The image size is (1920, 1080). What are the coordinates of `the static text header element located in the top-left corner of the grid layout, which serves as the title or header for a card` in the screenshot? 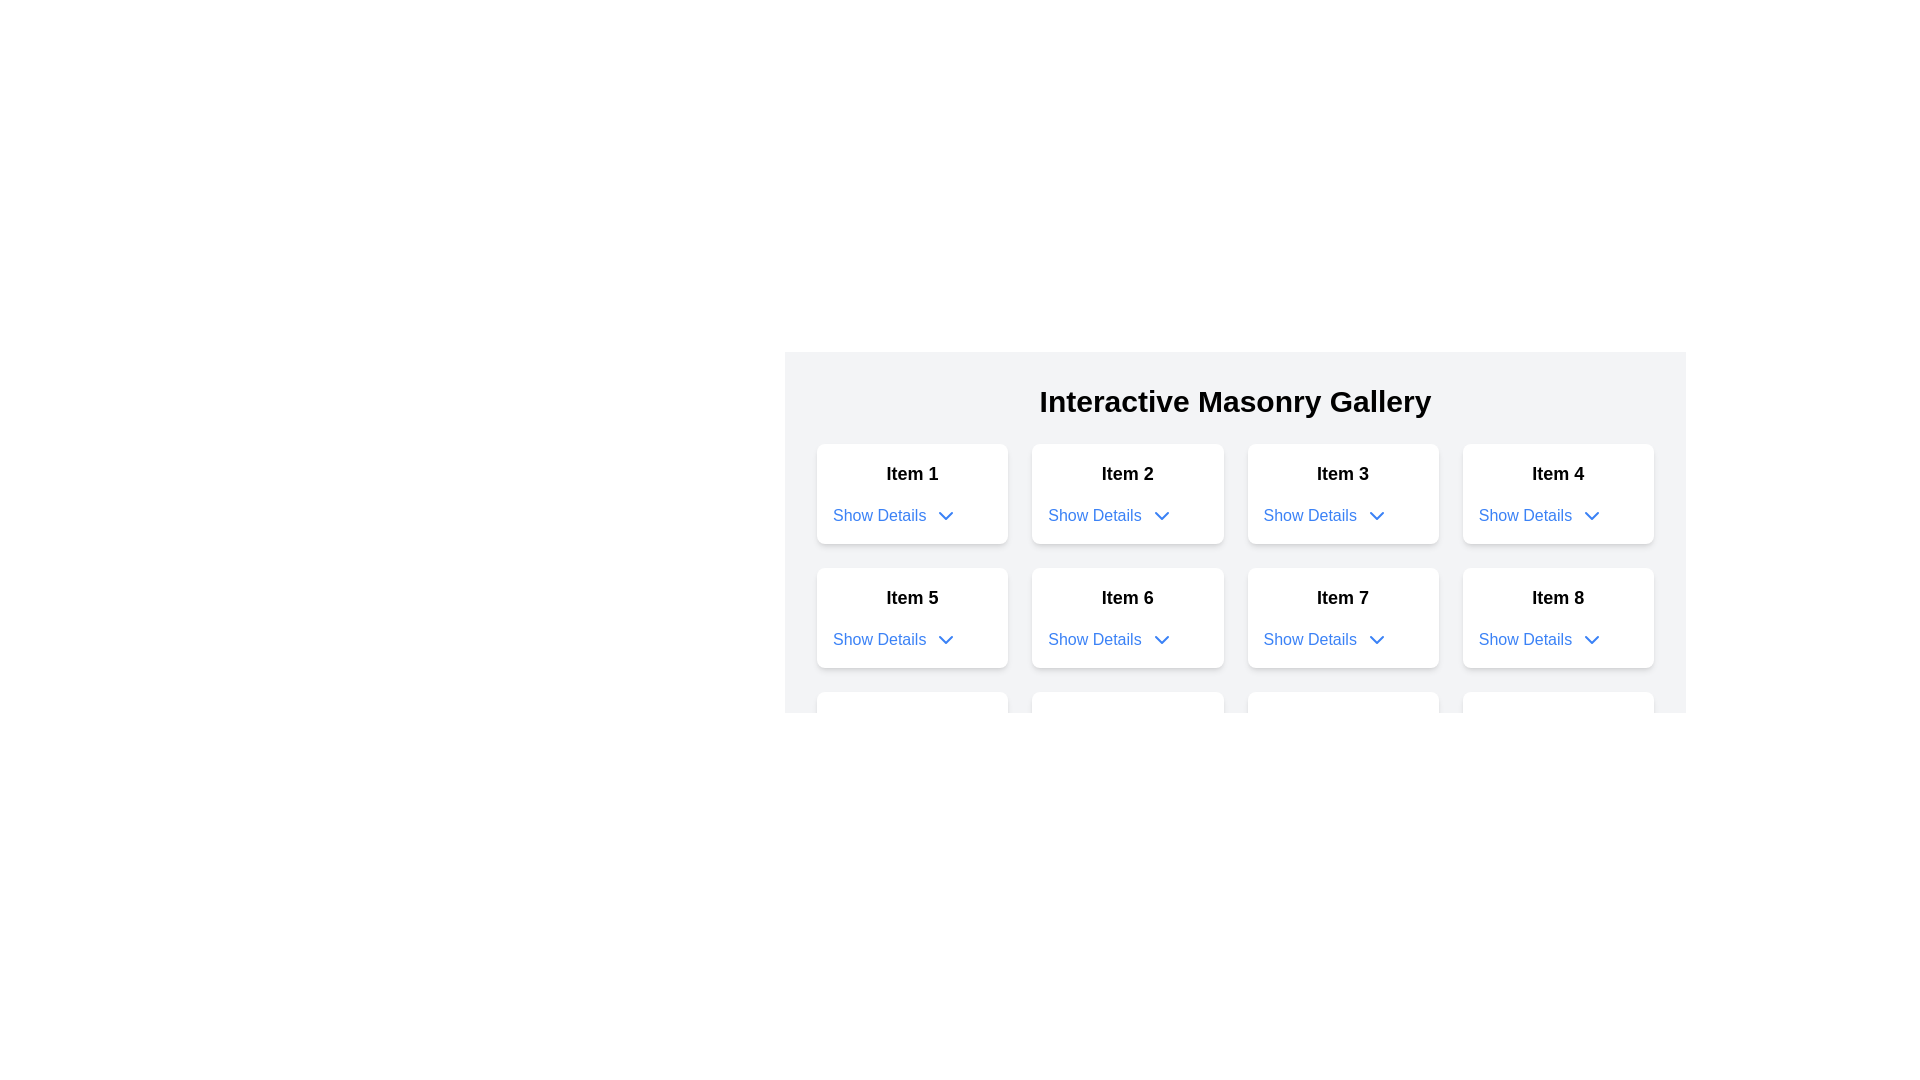 It's located at (911, 474).